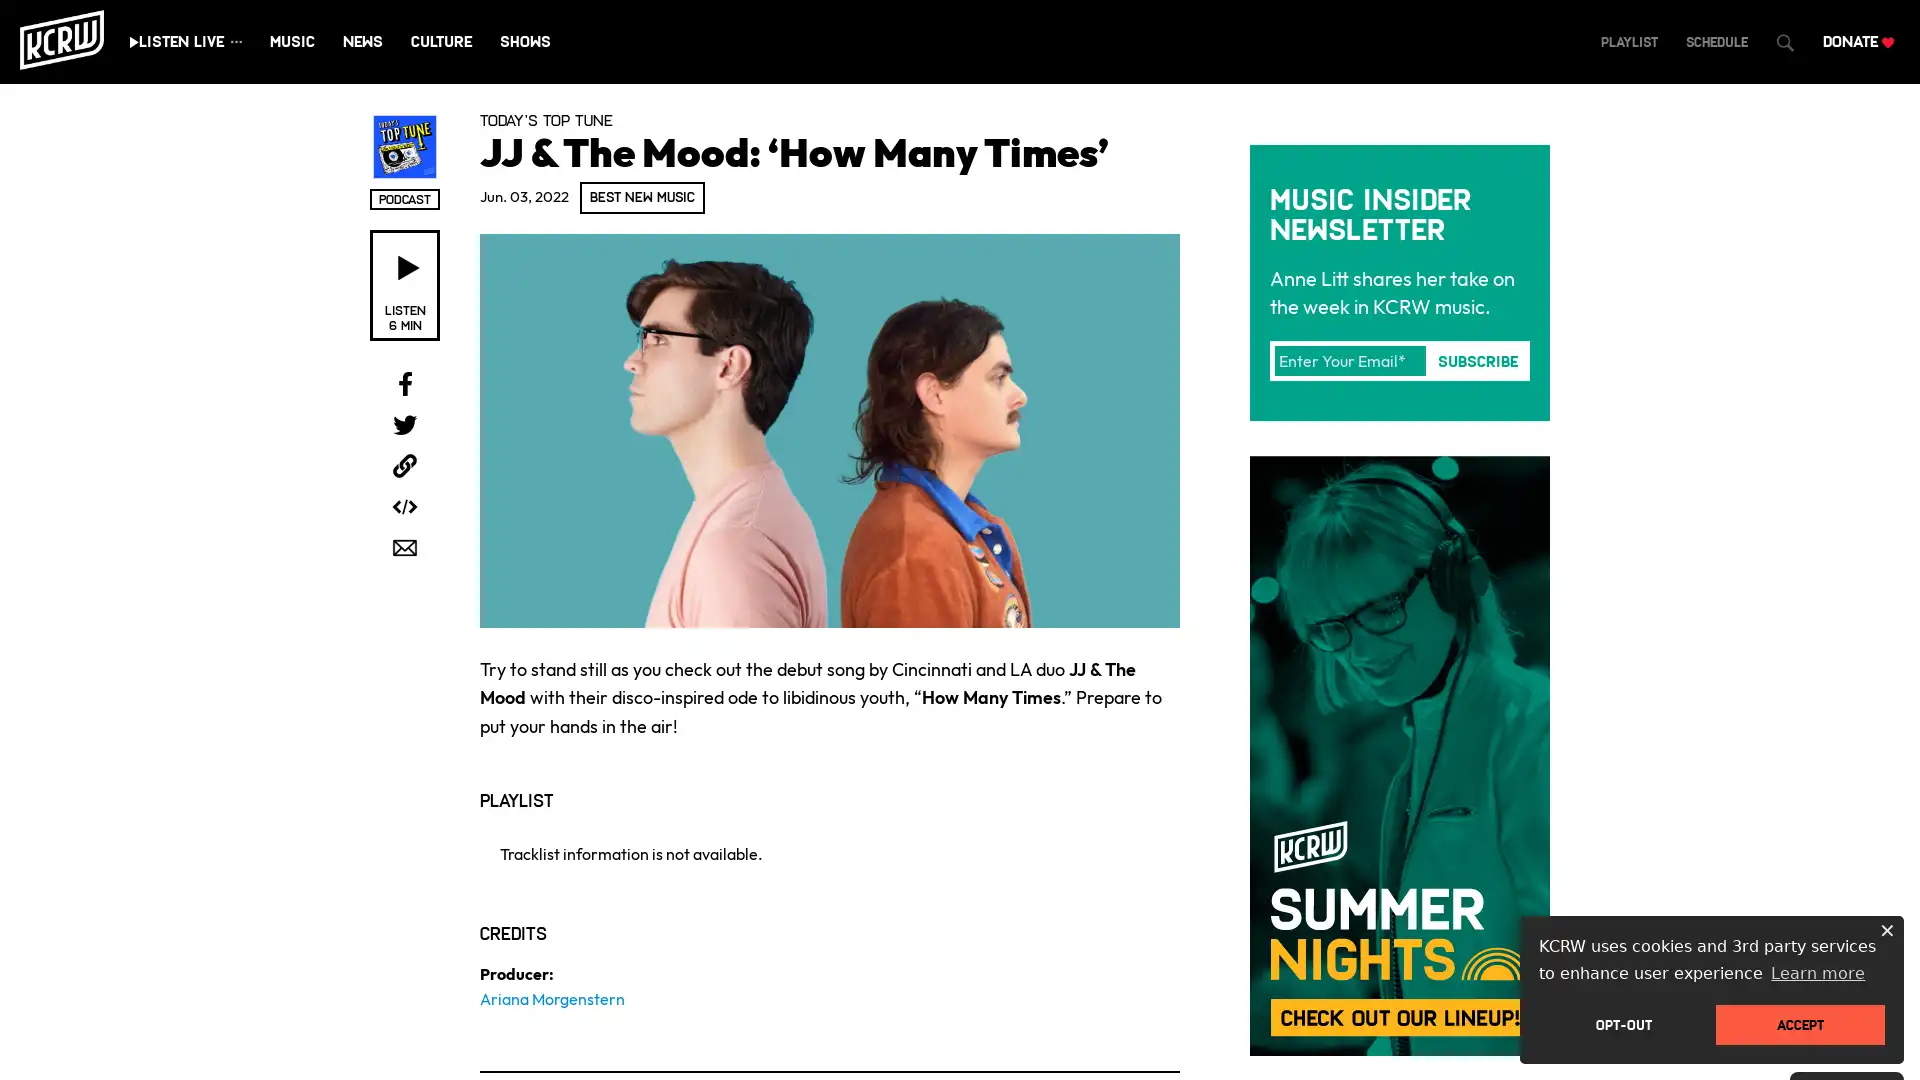 The height and width of the screenshot is (1080, 1920). I want to click on Copy link, so click(403, 466).